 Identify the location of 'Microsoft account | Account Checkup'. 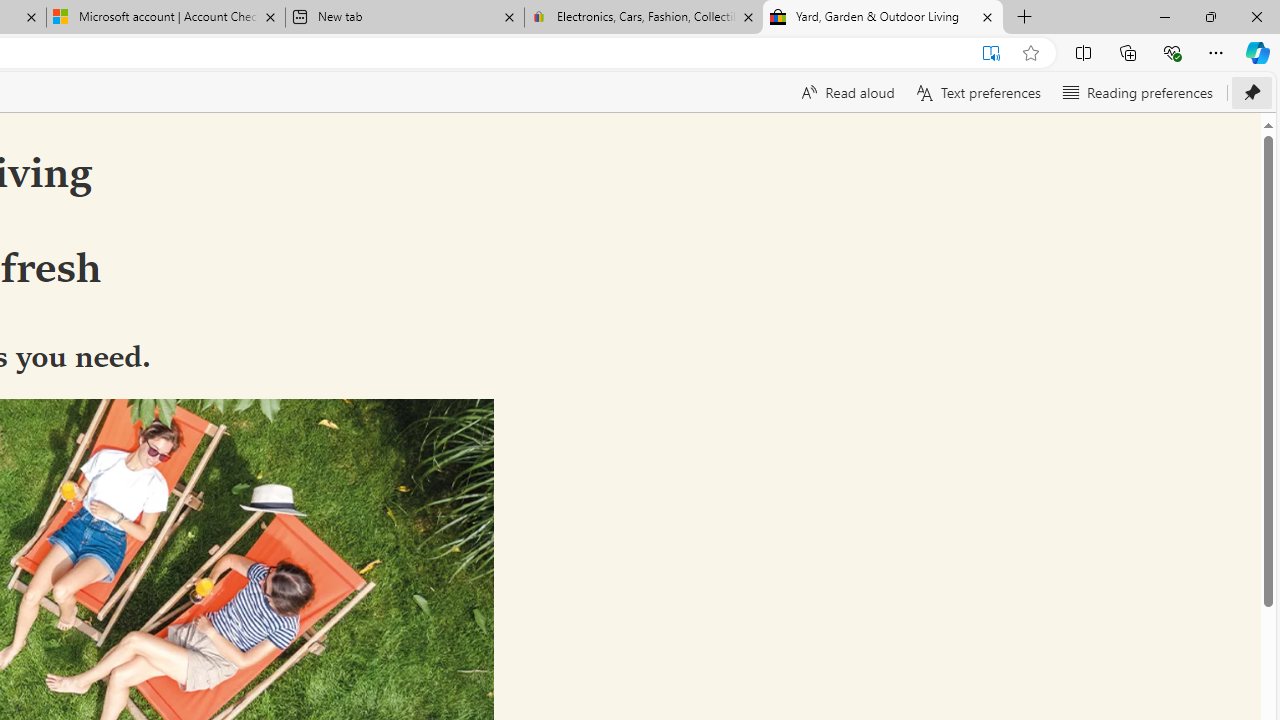
(166, 17).